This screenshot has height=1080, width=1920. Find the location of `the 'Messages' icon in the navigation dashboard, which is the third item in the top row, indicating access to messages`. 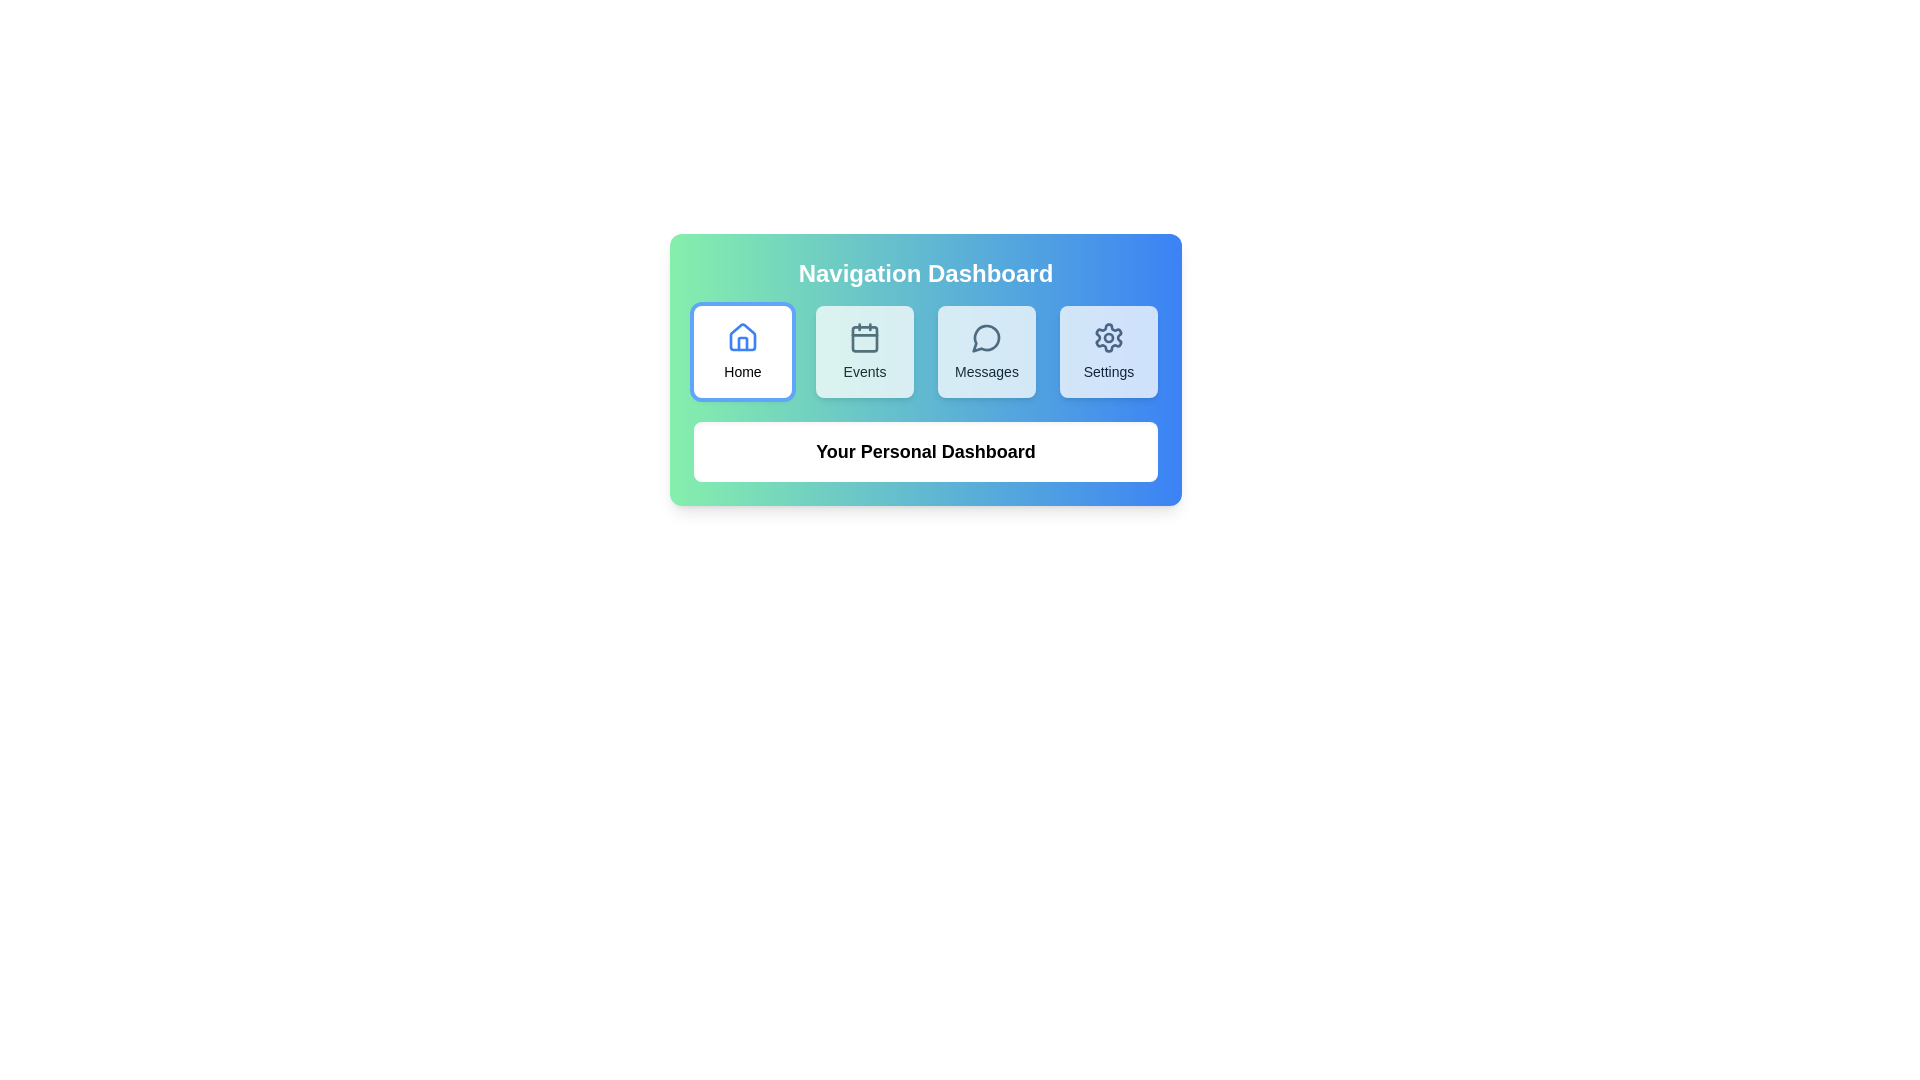

the 'Messages' icon in the navigation dashboard, which is the third item in the top row, indicating access to messages is located at coordinates (986, 337).